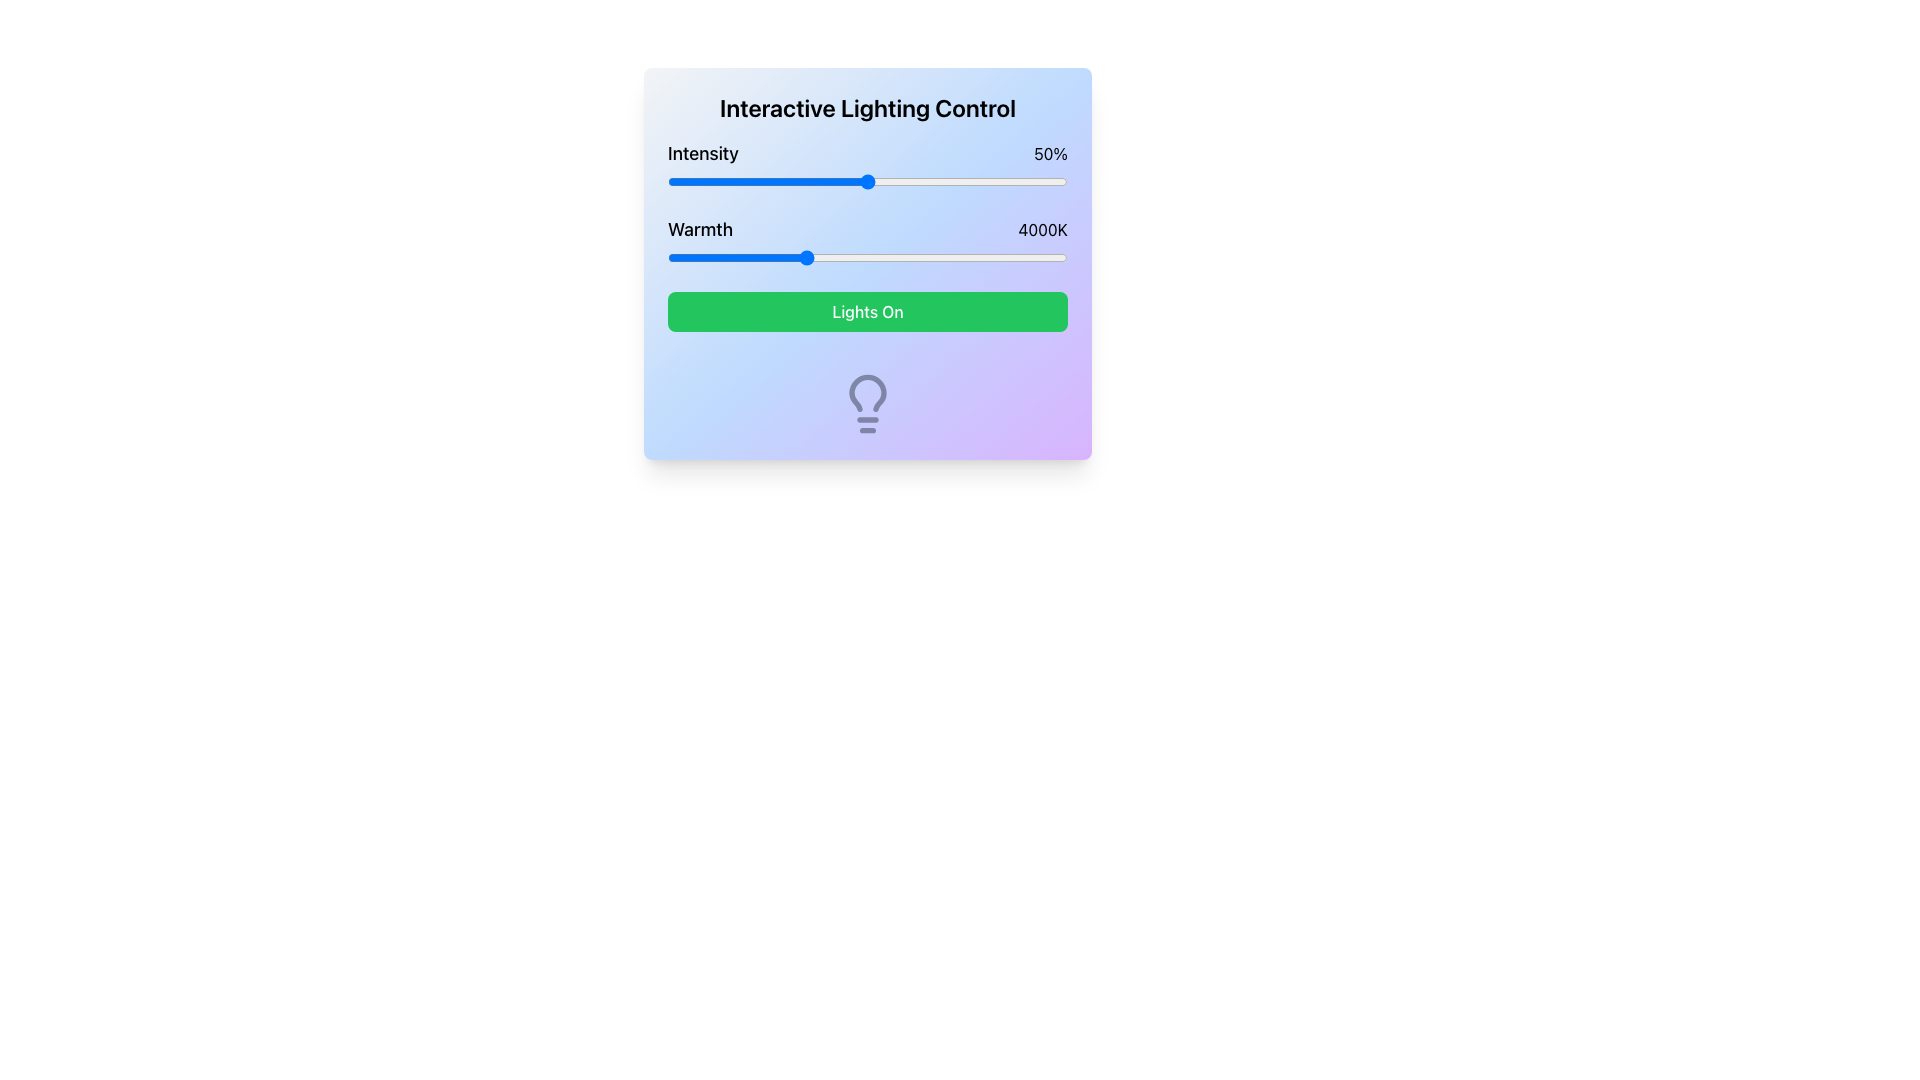 The width and height of the screenshot is (1920, 1080). What do you see at coordinates (868, 153) in the screenshot?
I see `the text label displaying 'Intensity' and '50%', which serves as the header for the intensity slider located in the upper region of the control panel` at bounding box center [868, 153].